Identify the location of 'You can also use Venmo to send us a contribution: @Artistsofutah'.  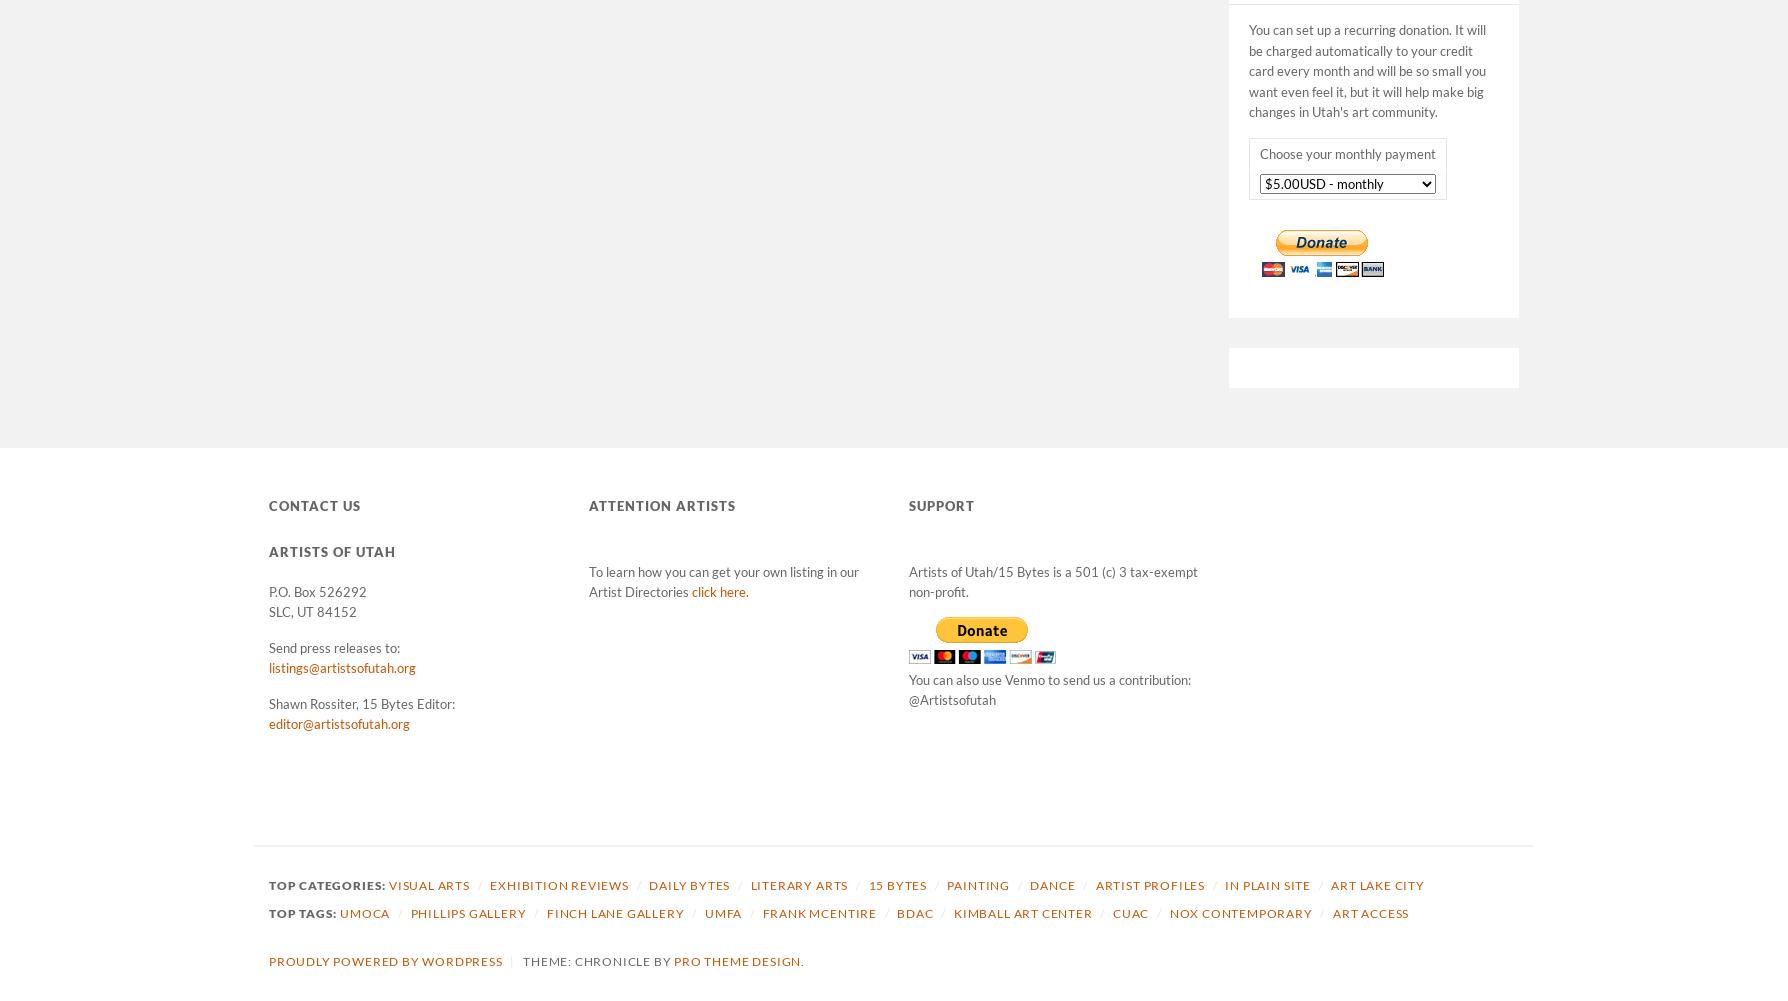
(909, 688).